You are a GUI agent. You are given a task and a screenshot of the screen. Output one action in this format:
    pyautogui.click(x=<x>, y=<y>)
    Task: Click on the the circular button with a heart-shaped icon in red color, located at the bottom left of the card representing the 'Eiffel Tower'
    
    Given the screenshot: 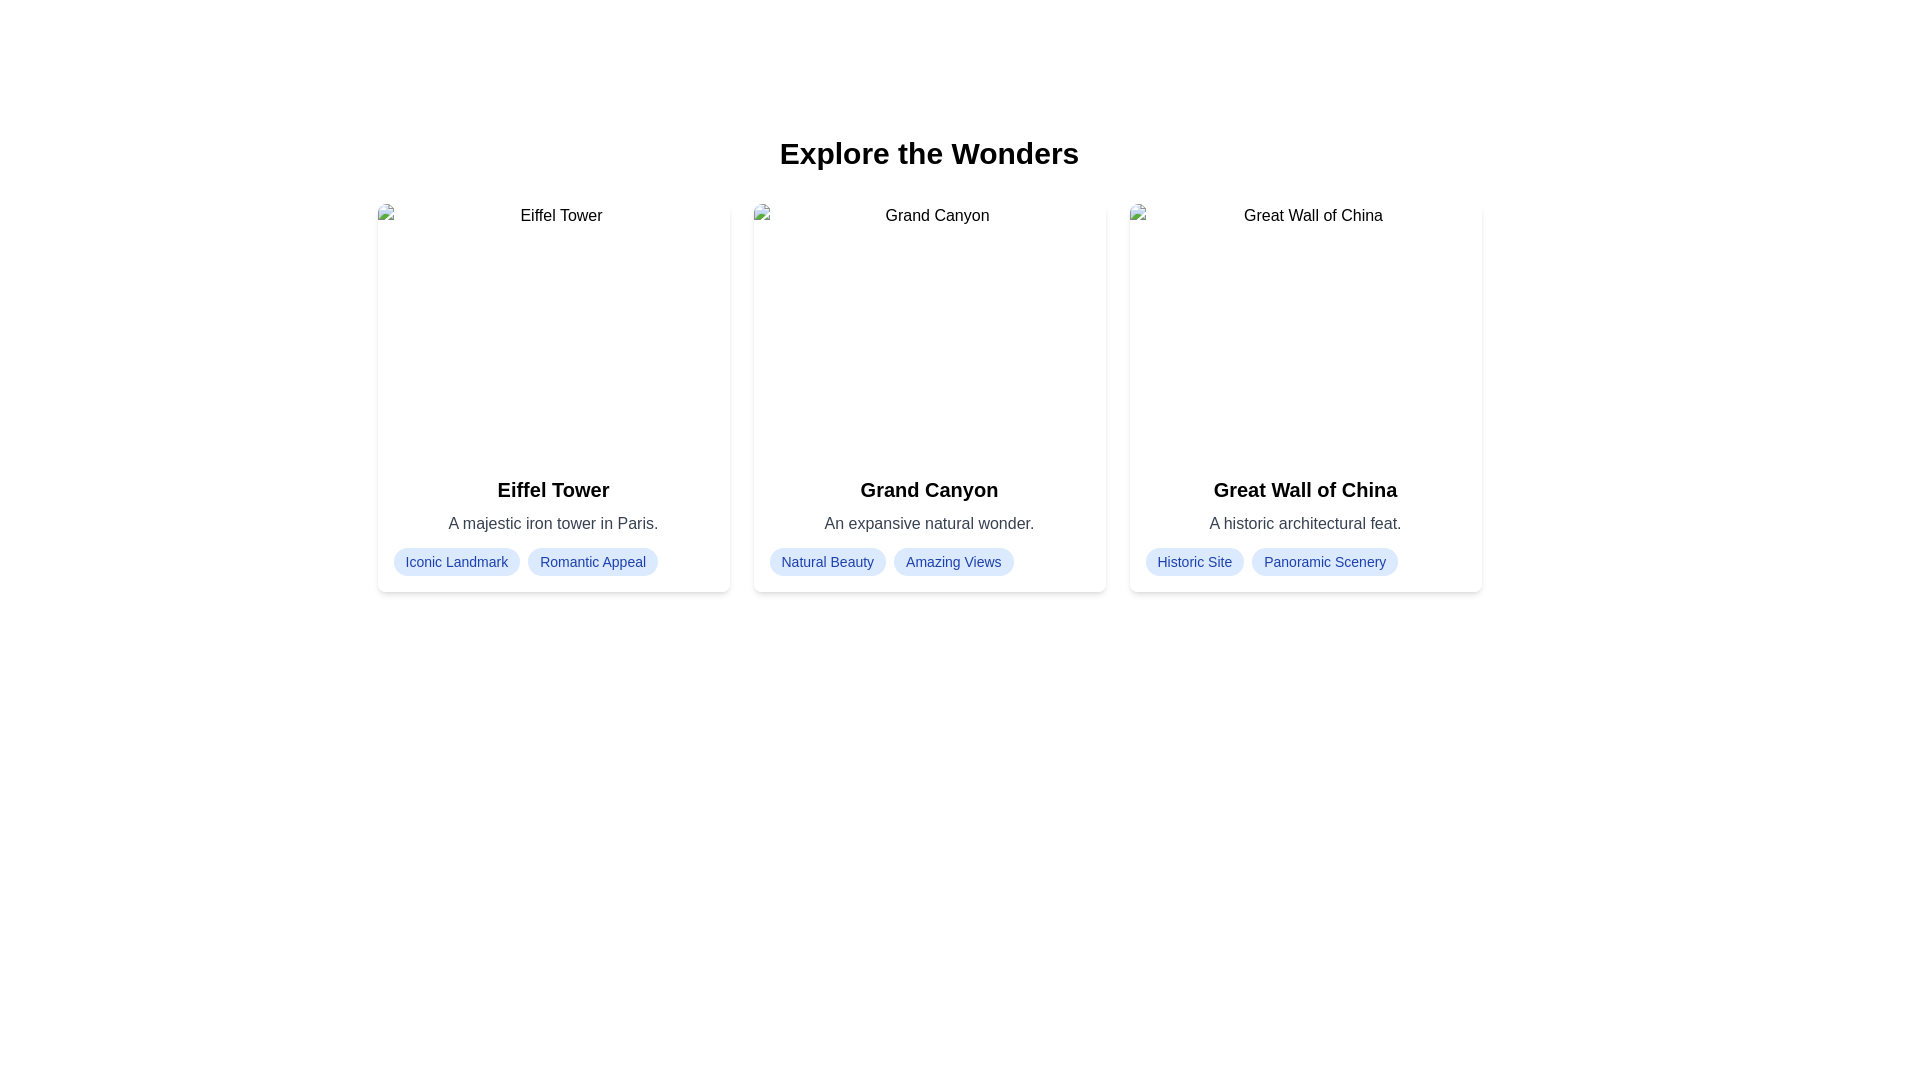 What is the action you would take?
    pyautogui.click(x=412, y=555)
    